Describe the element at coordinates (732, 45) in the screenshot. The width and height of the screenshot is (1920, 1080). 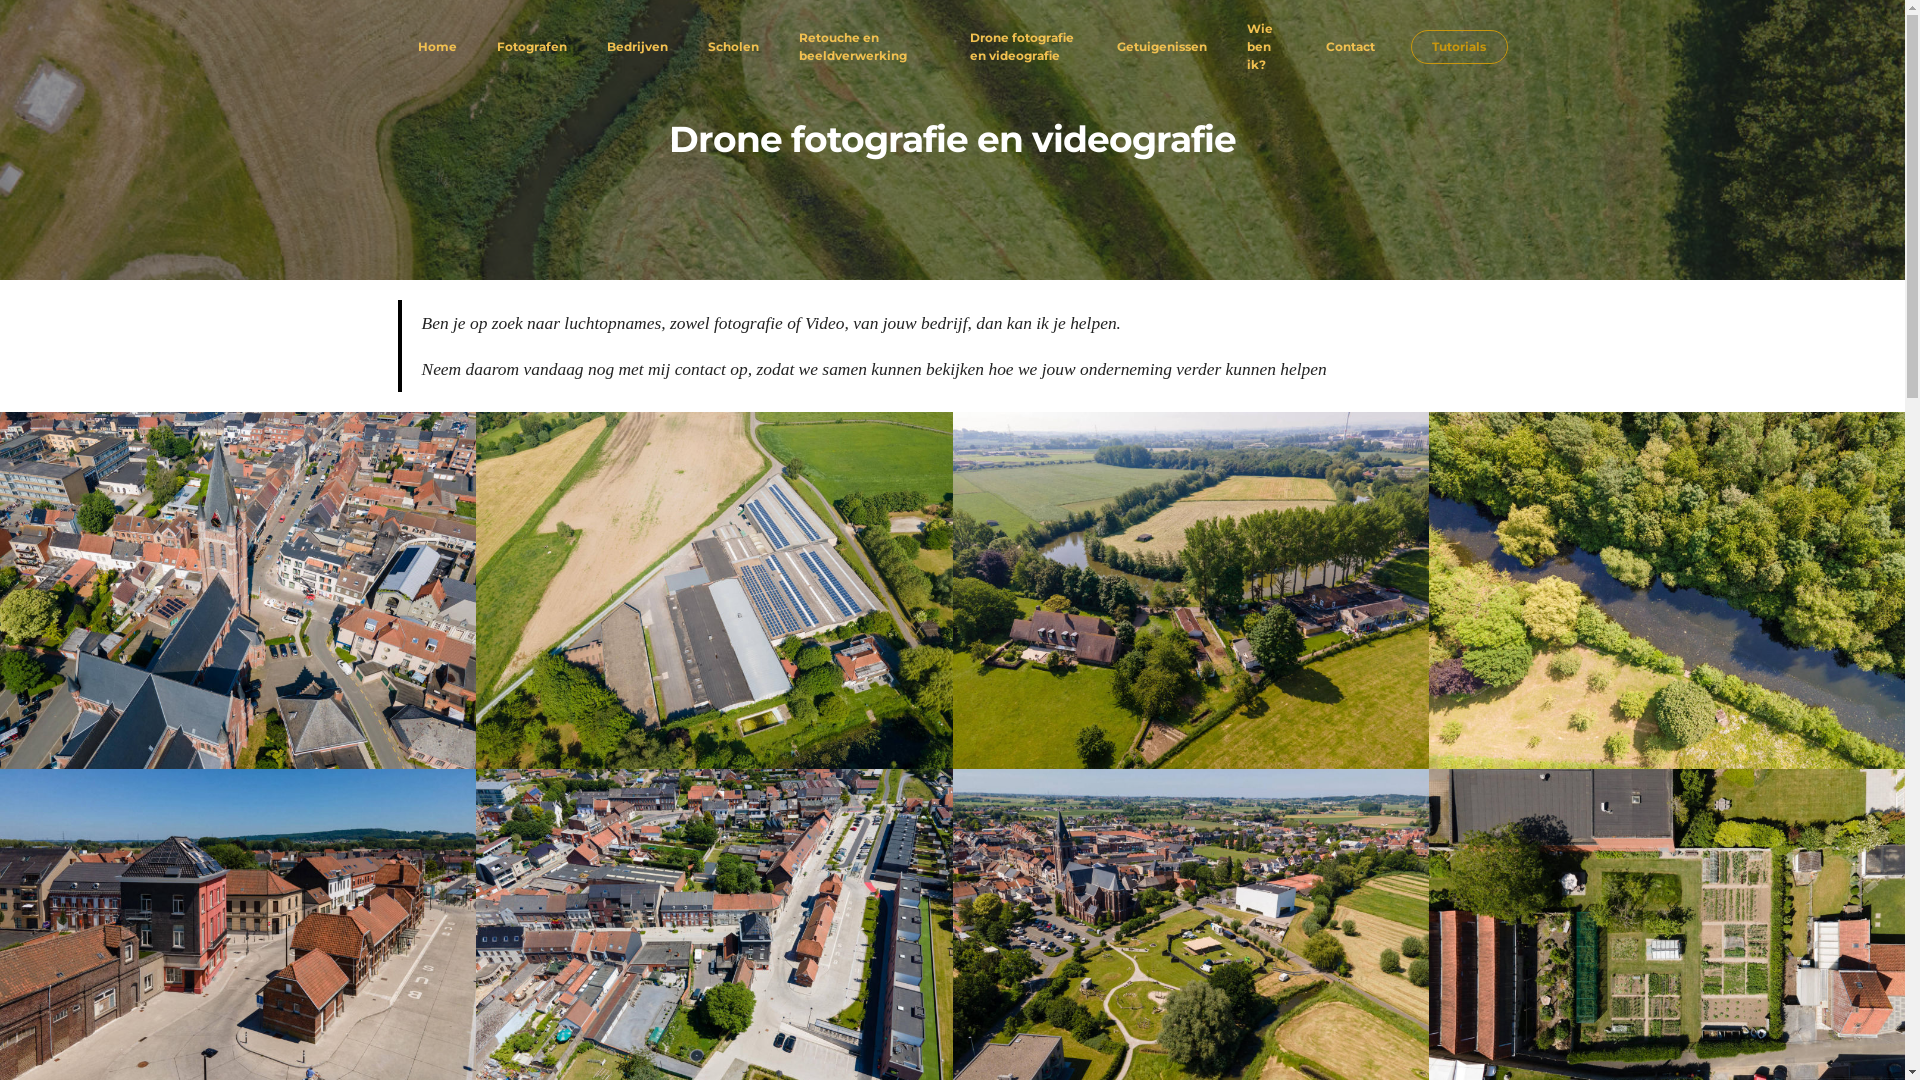
I see `'Scholen'` at that location.